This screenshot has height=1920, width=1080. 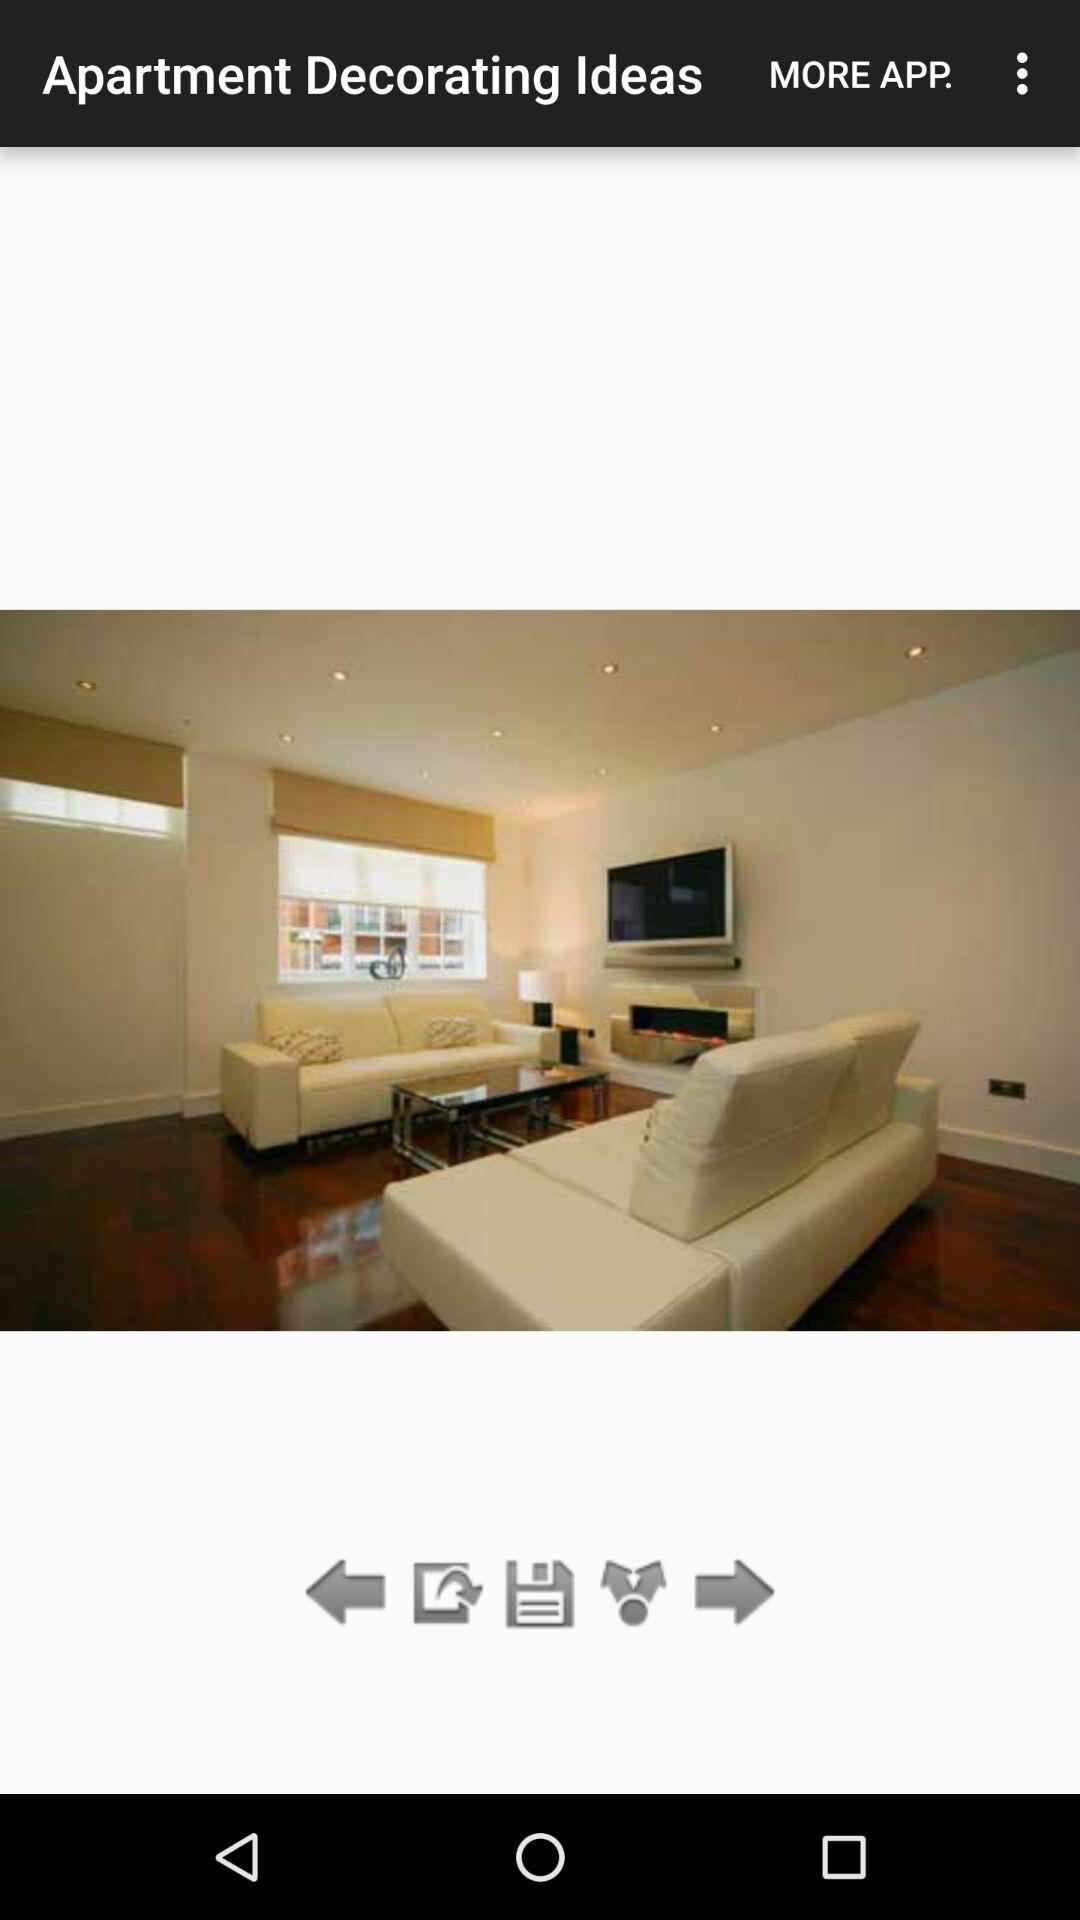 What do you see at coordinates (634, 1593) in the screenshot?
I see `the share icon` at bounding box center [634, 1593].